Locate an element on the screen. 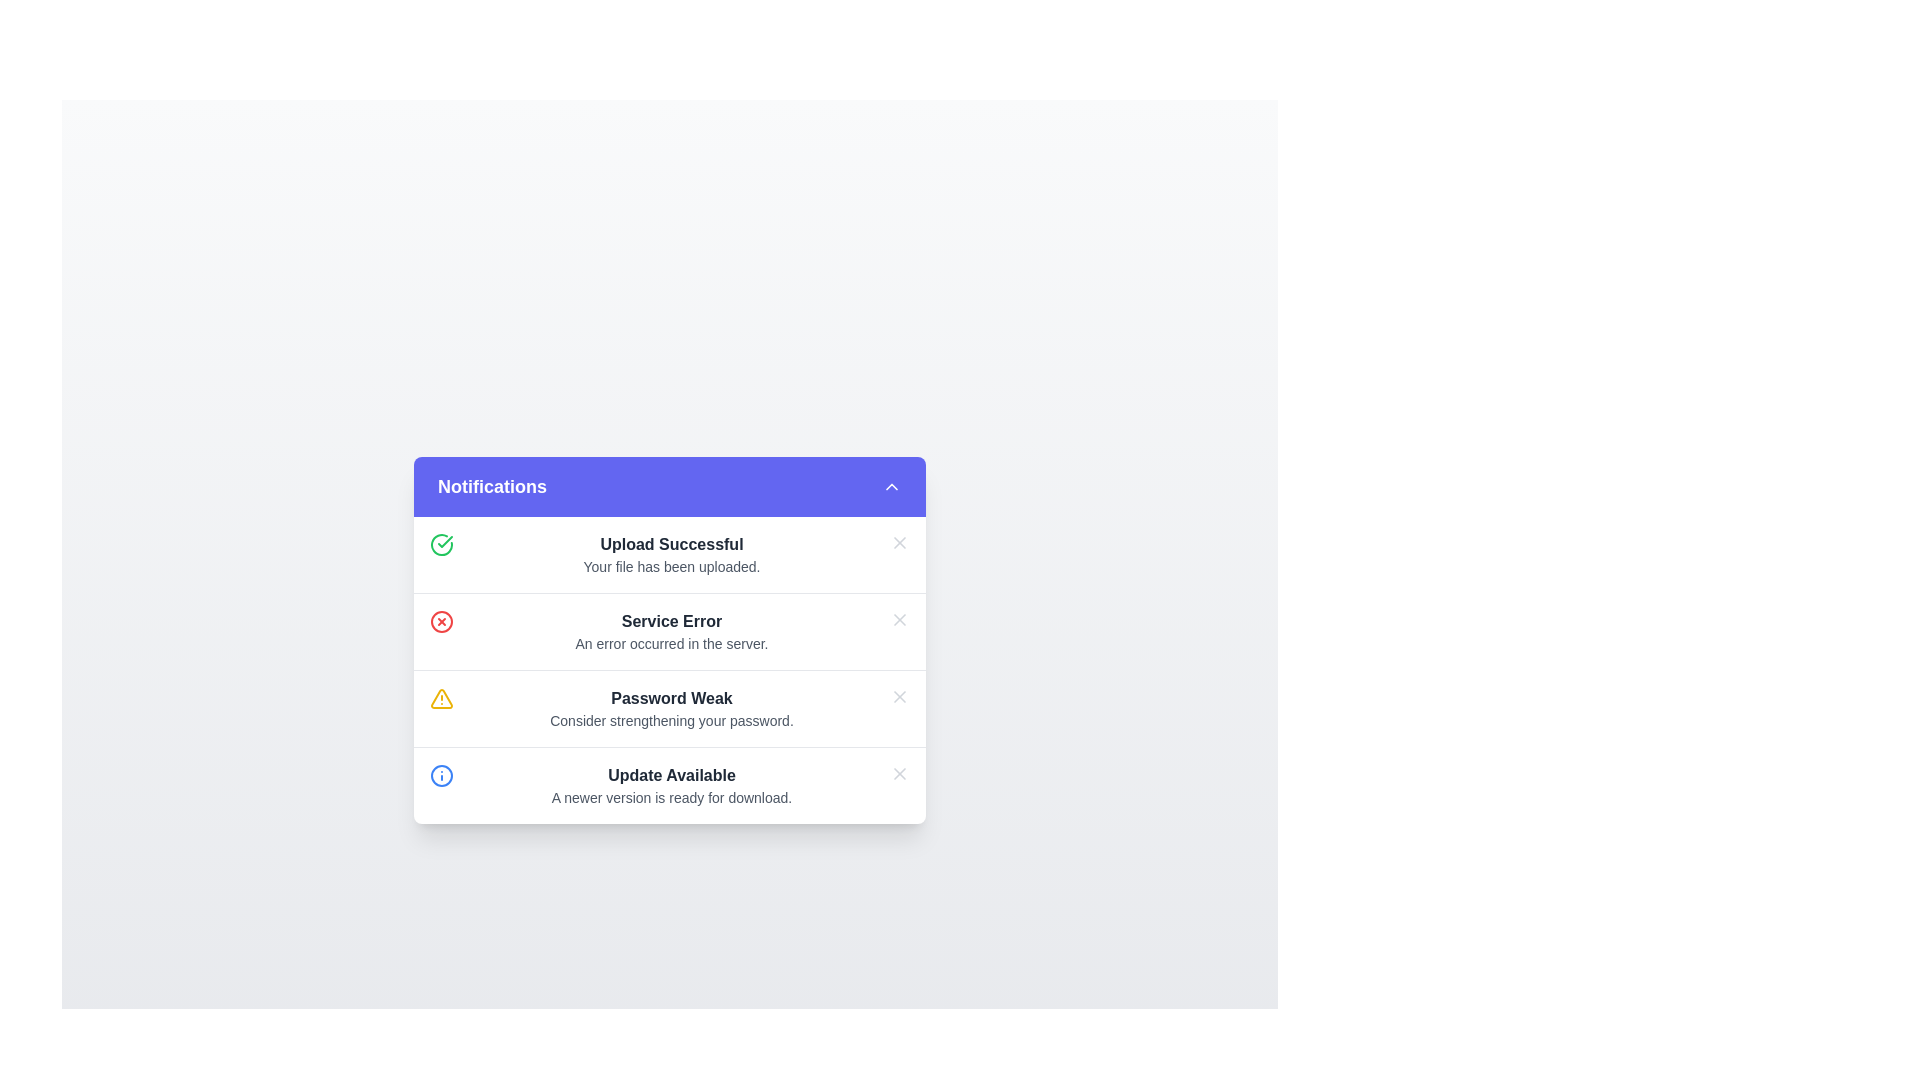  the dismiss button located at the far right of the 'Update Available' notification entry is located at coordinates (899, 772).